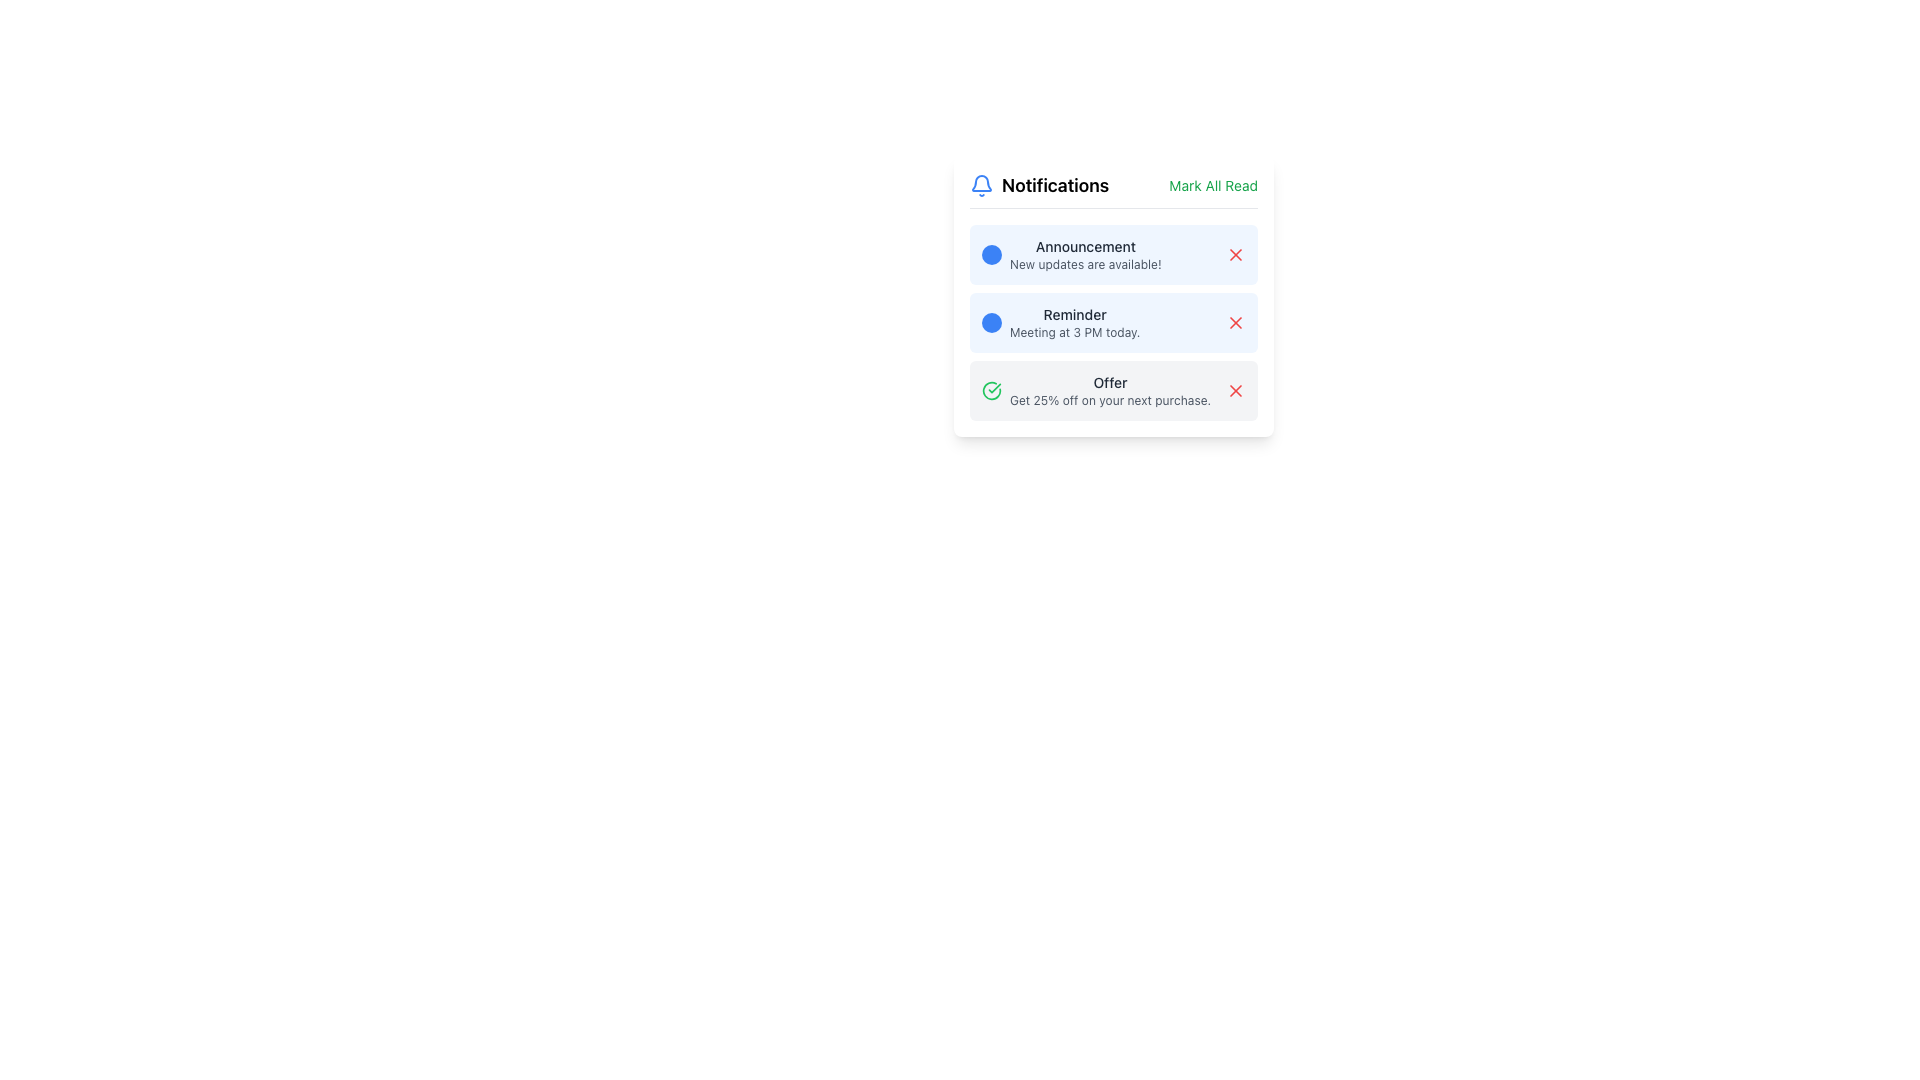 The image size is (1920, 1080). Describe the element at coordinates (1112, 322) in the screenshot. I see `the notification card displaying a meeting reminder at 3 PM` at that location.